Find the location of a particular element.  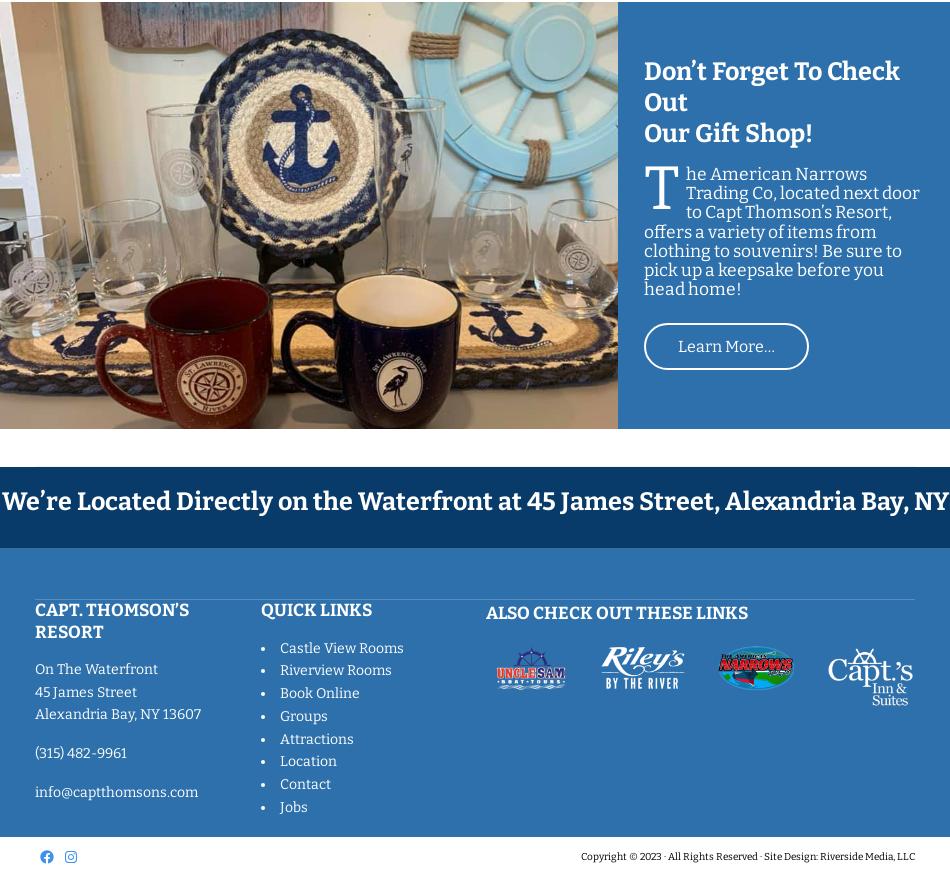

'Groups' is located at coordinates (301, 715).